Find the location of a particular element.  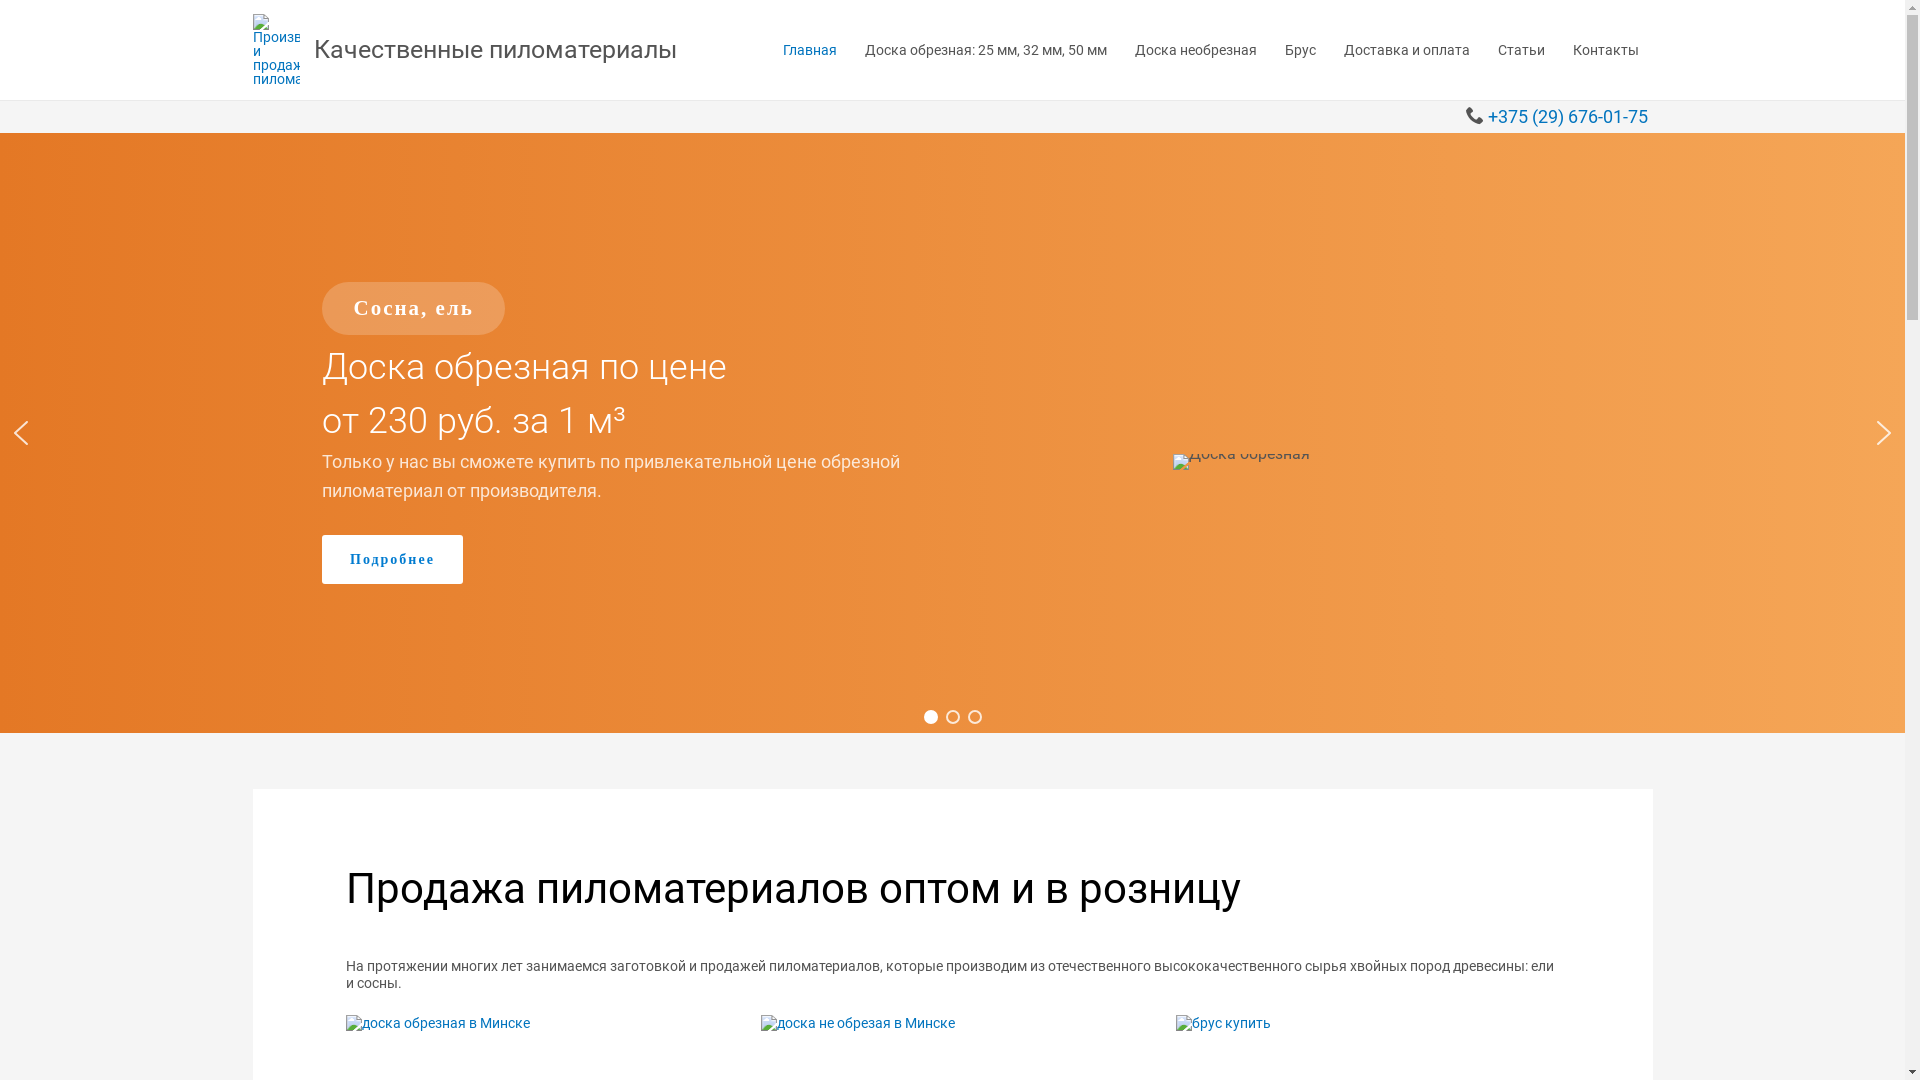

'+375 (29) 676-01-75' is located at coordinates (1567, 116).